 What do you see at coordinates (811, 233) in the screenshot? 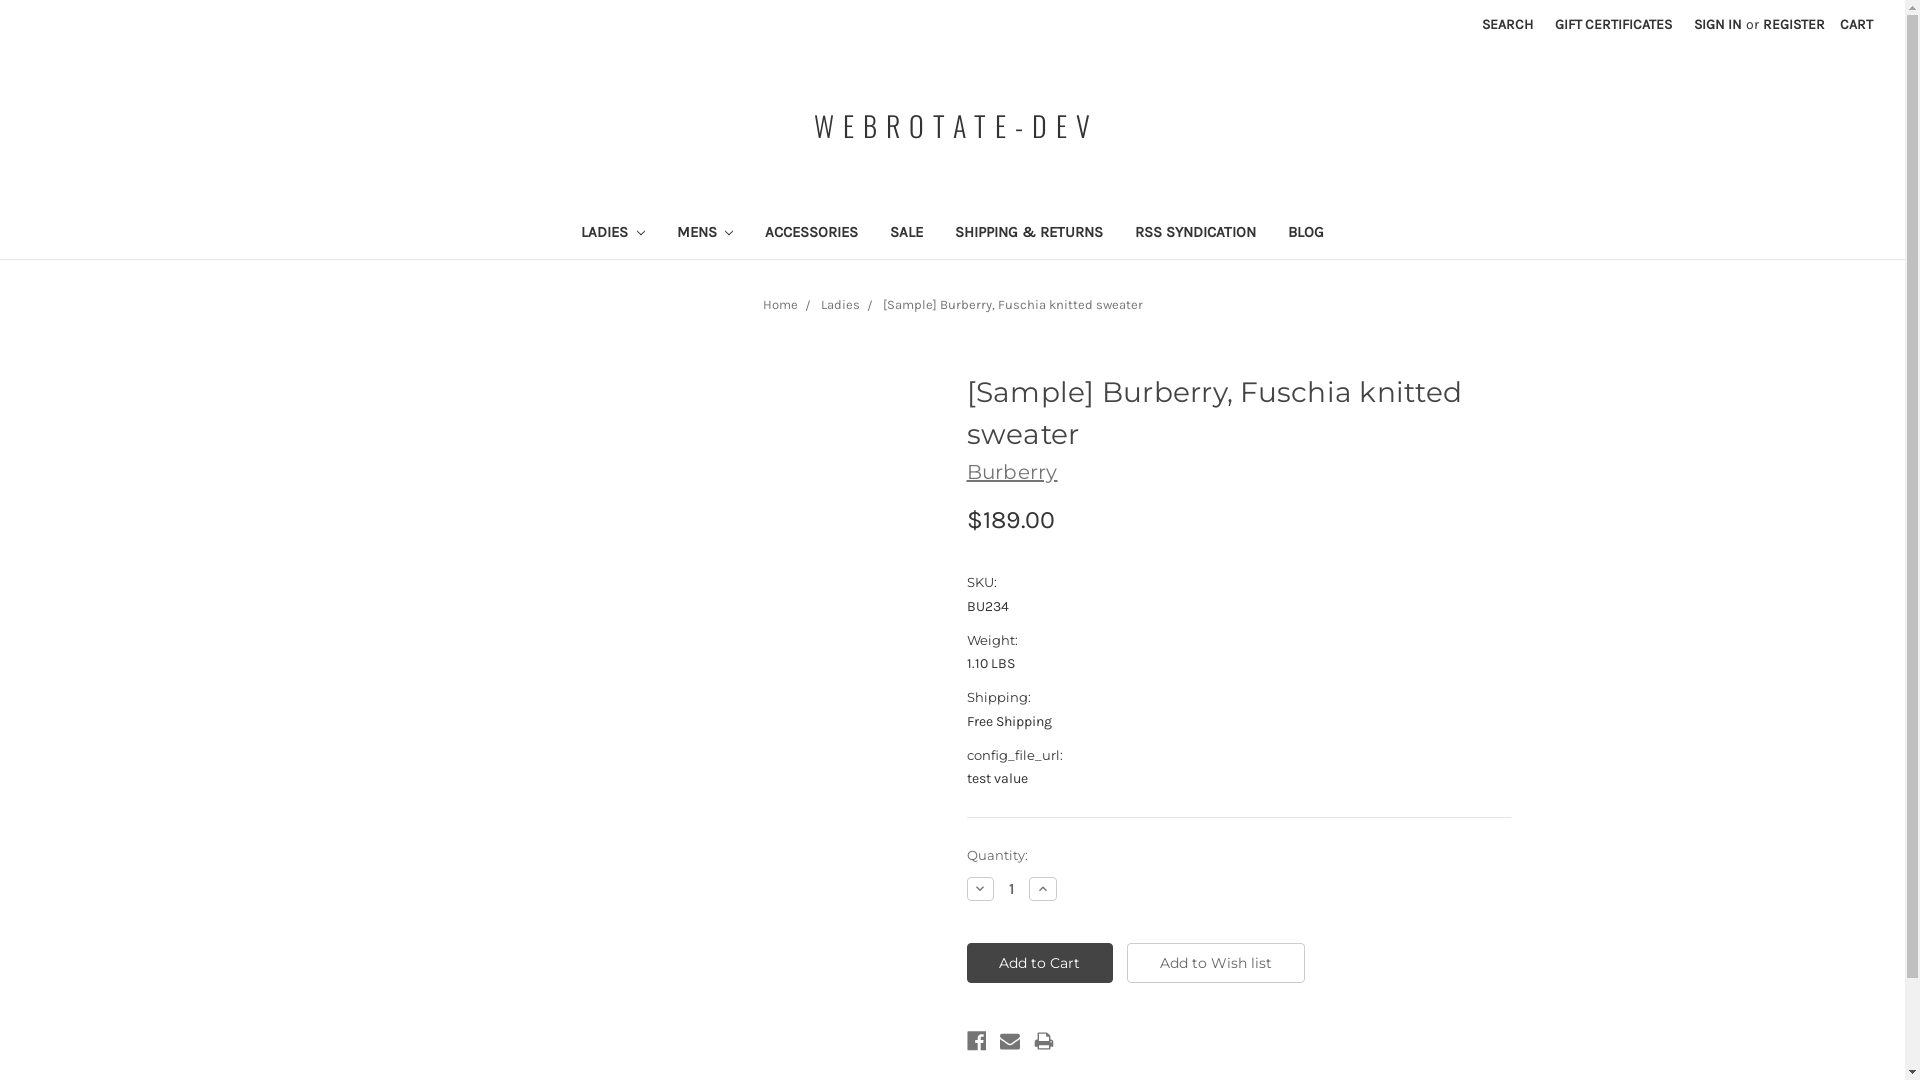
I see `'ACCESSORIES'` at bounding box center [811, 233].